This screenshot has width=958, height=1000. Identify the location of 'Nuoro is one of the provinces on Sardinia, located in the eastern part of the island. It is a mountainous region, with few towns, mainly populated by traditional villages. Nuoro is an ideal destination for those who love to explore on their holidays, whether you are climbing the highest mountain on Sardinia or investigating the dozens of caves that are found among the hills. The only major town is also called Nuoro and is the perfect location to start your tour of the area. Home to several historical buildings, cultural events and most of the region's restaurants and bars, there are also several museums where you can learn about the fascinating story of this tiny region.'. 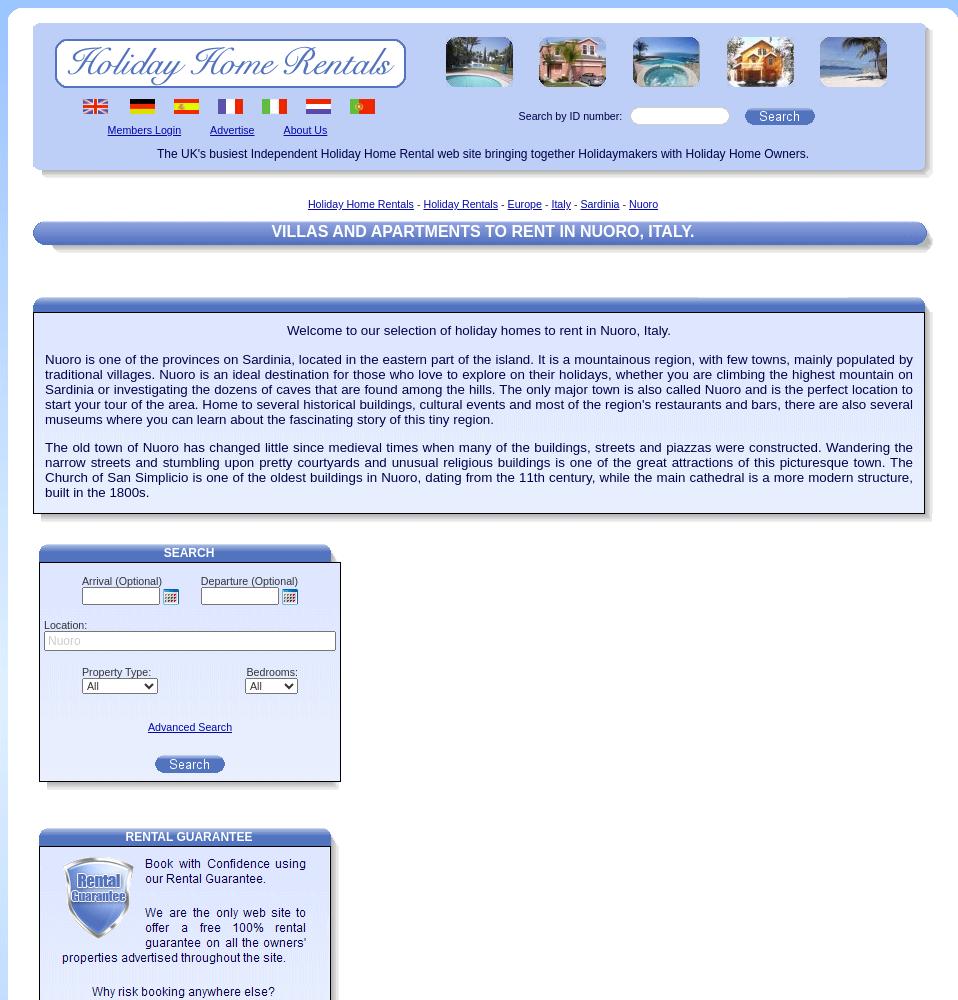
(44, 388).